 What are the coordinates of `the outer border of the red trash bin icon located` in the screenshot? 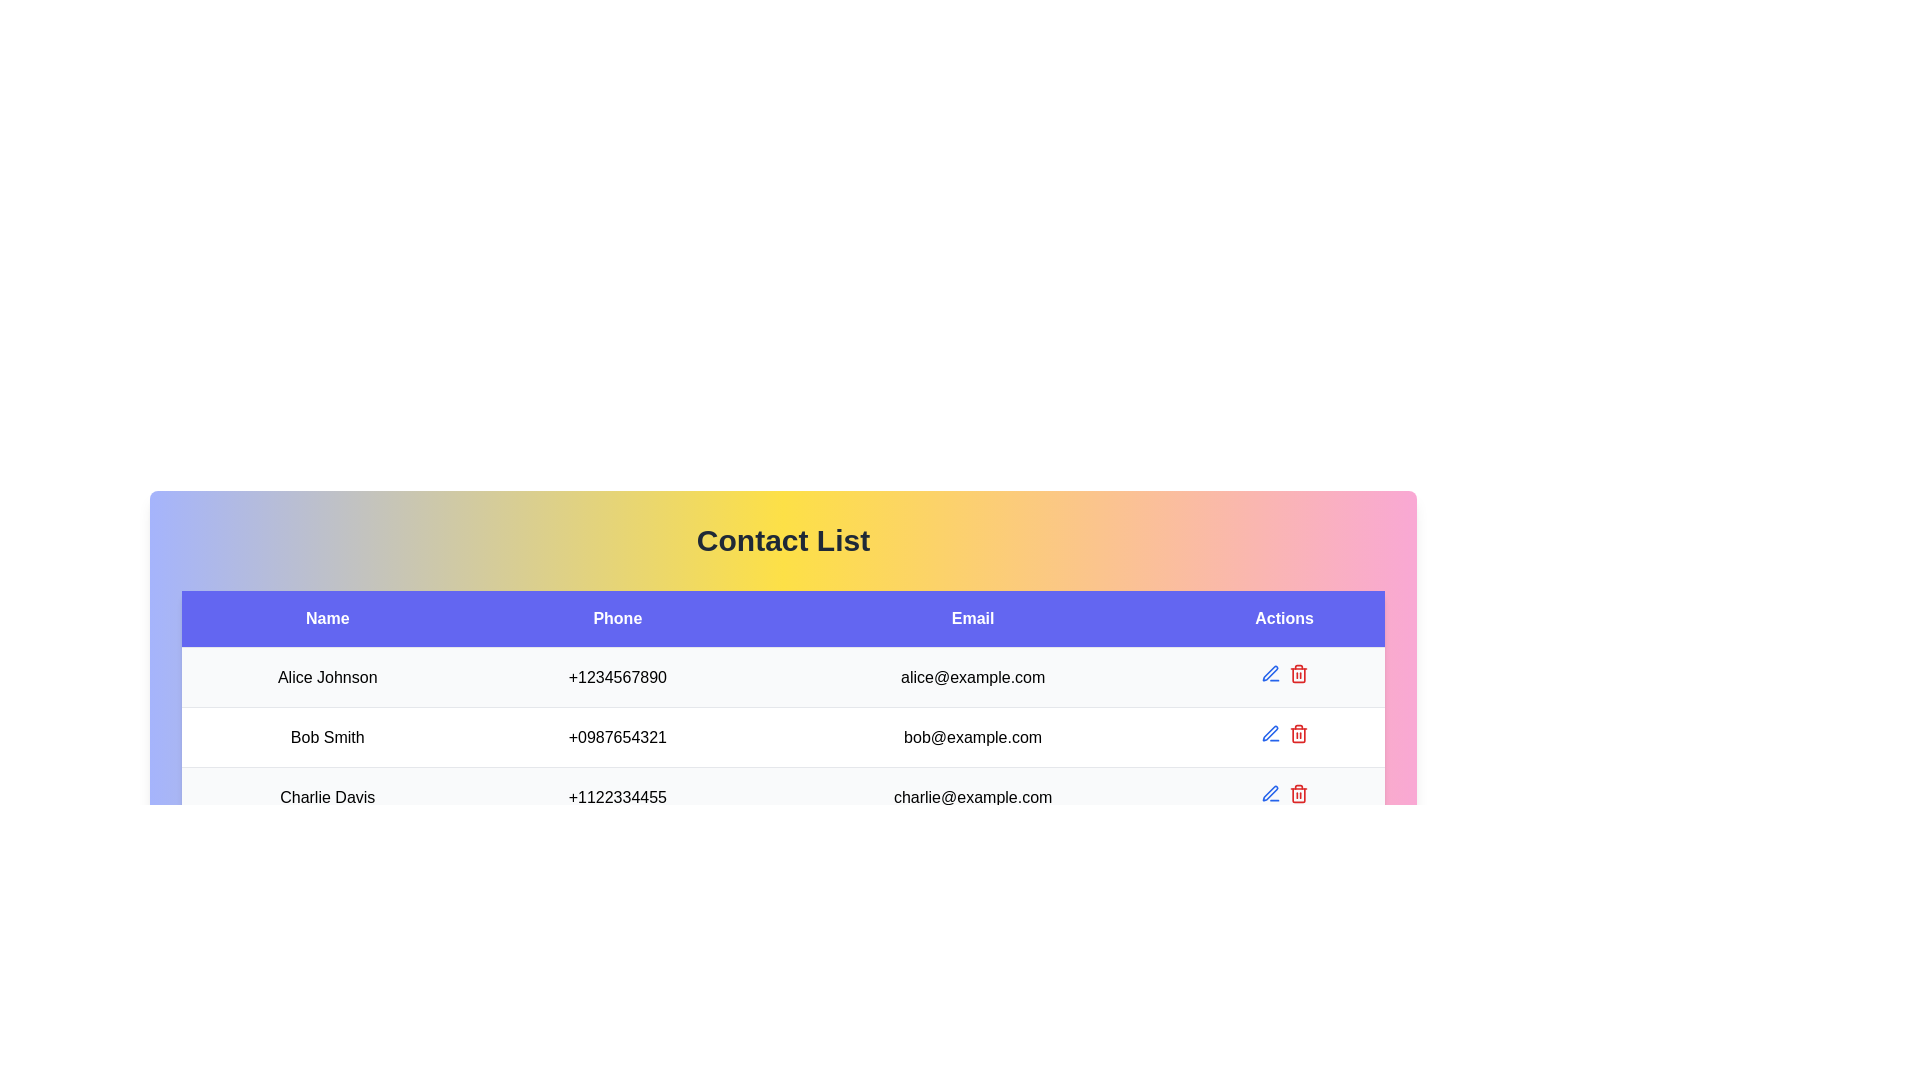 It's located at (1298, 794).